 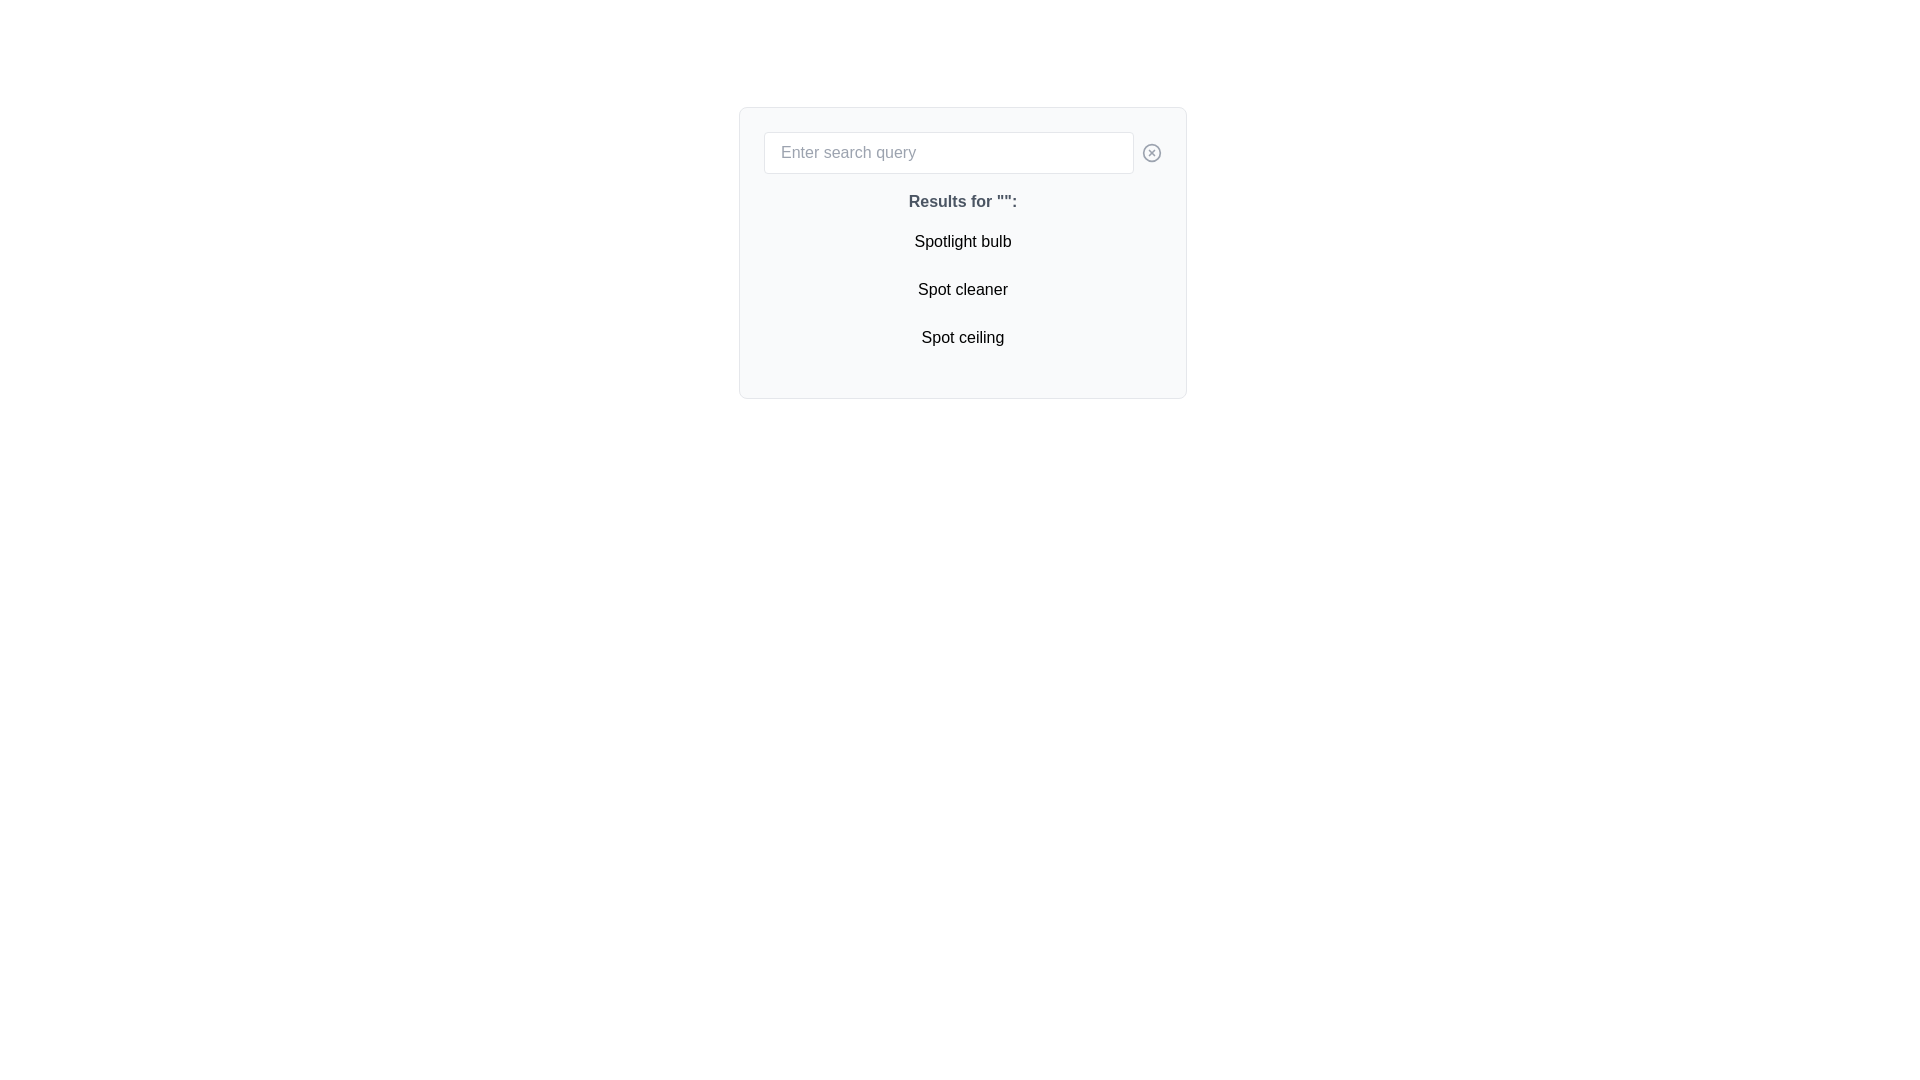 What do you see at coordinates (998, 289) in the screenshot?
I see `the textual component displaying the letter 'e' in the word 'cleaner' of the text 'Spot cleaner'` at bounding box center [998, 289].